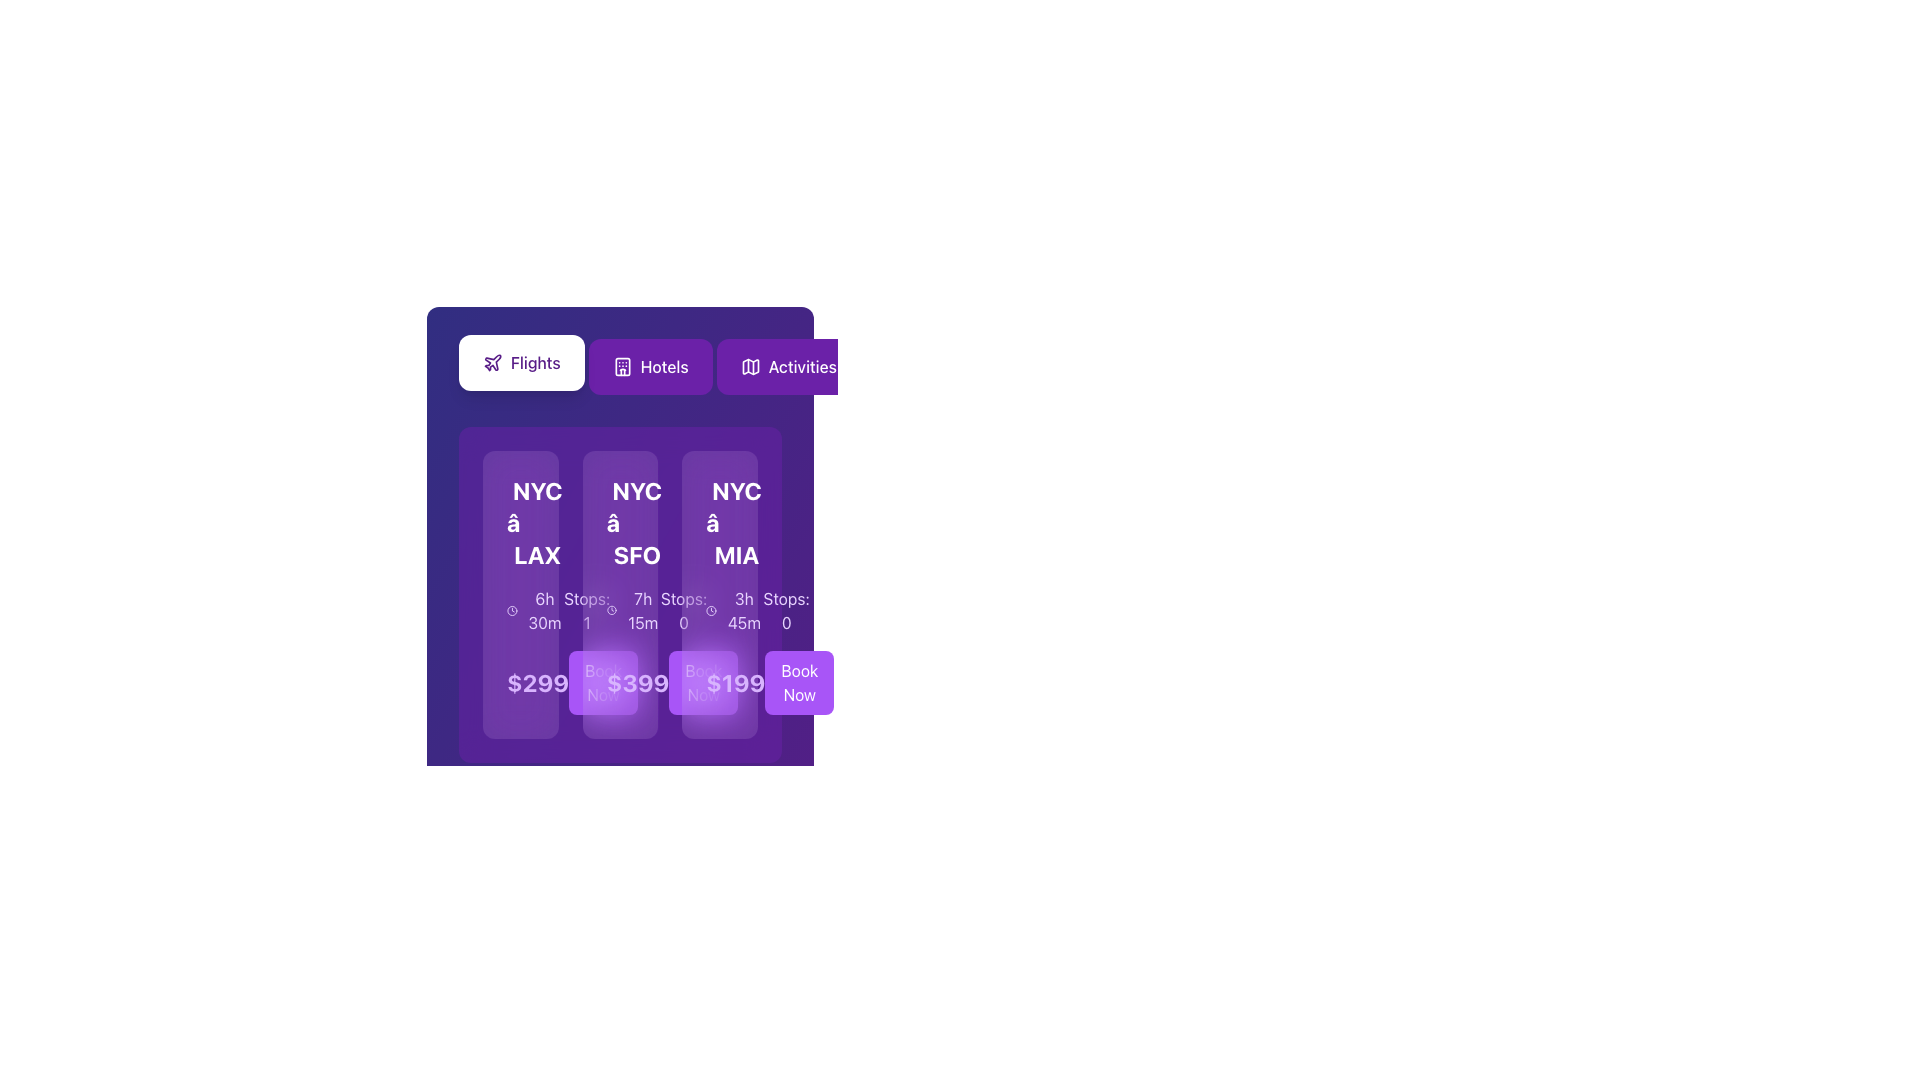 The image size is (1920, 1080). I want to click on the static text display indicating the price of $199 for the travel option, located to the left of the 'Book Now' button in the NYC-MIA flight option column, so click(734, 681).